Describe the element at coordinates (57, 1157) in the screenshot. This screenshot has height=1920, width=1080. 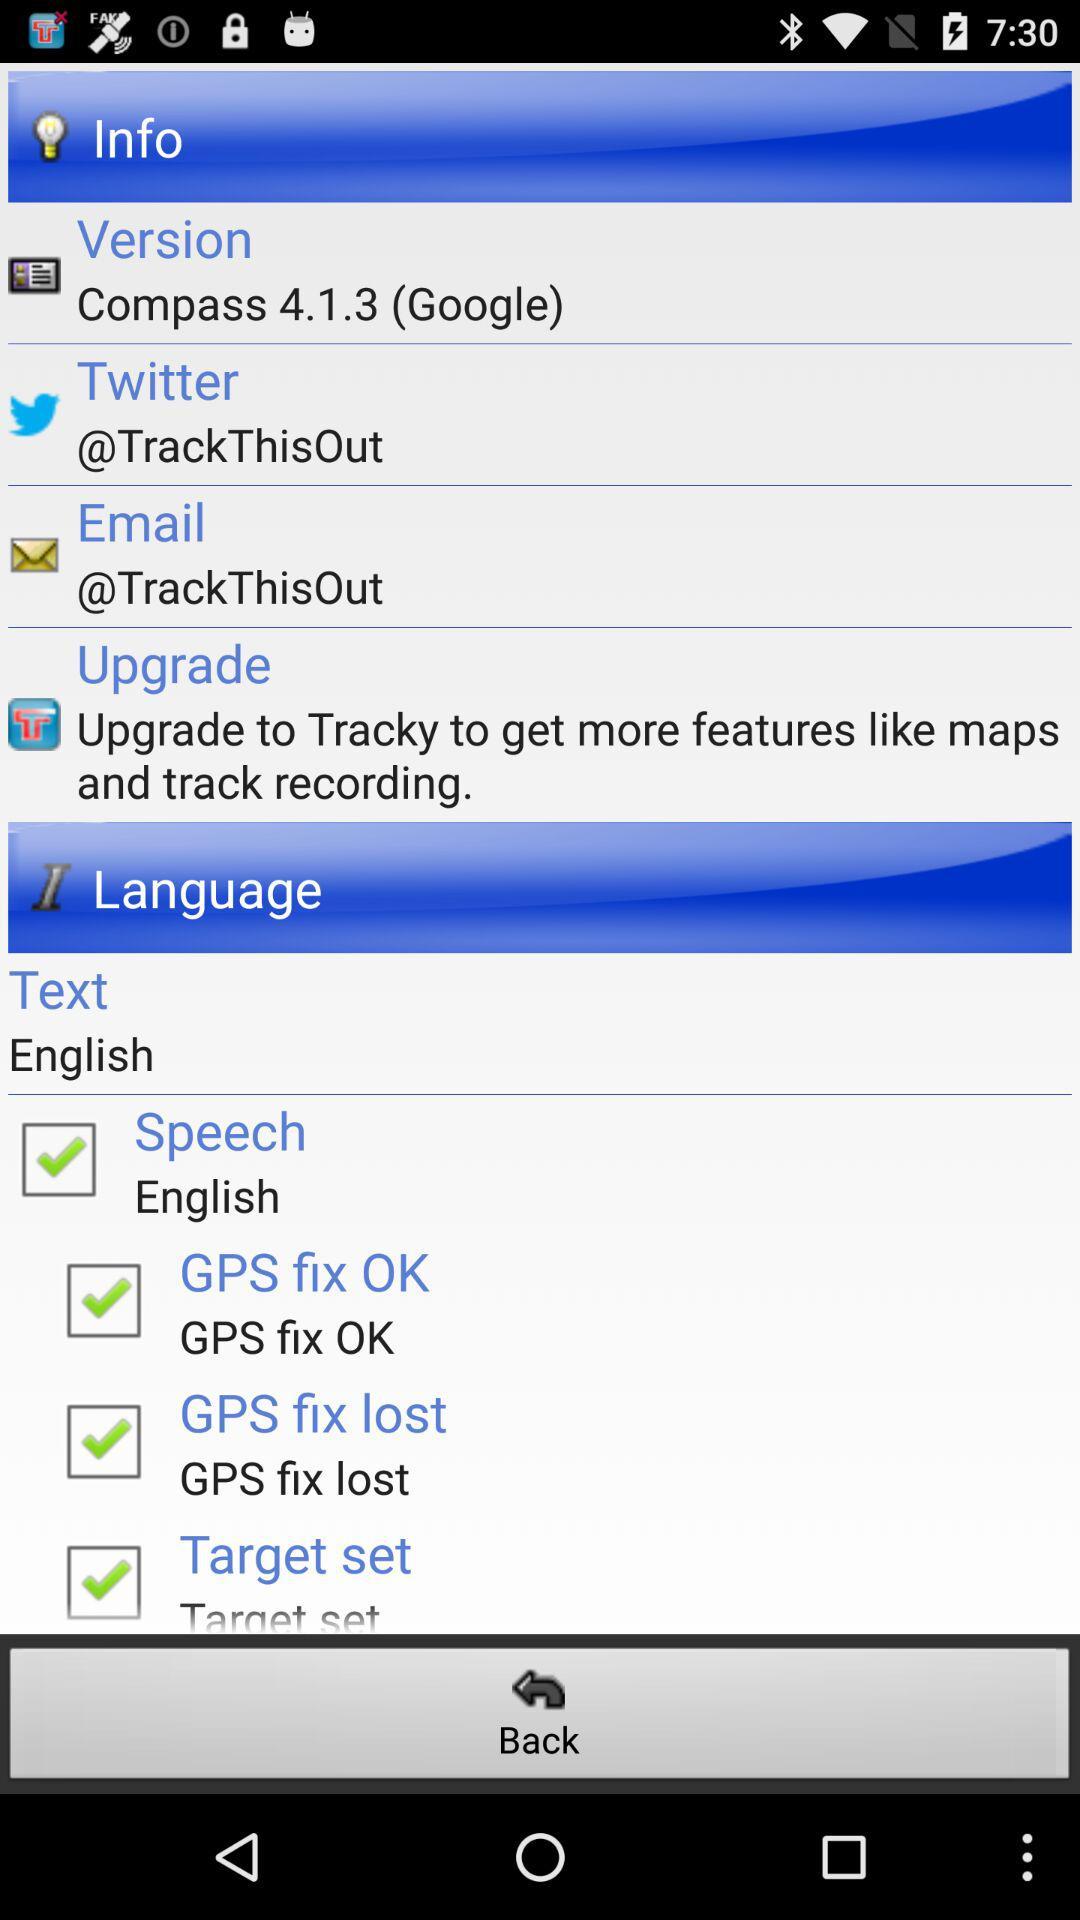
I see `click option` at that location.